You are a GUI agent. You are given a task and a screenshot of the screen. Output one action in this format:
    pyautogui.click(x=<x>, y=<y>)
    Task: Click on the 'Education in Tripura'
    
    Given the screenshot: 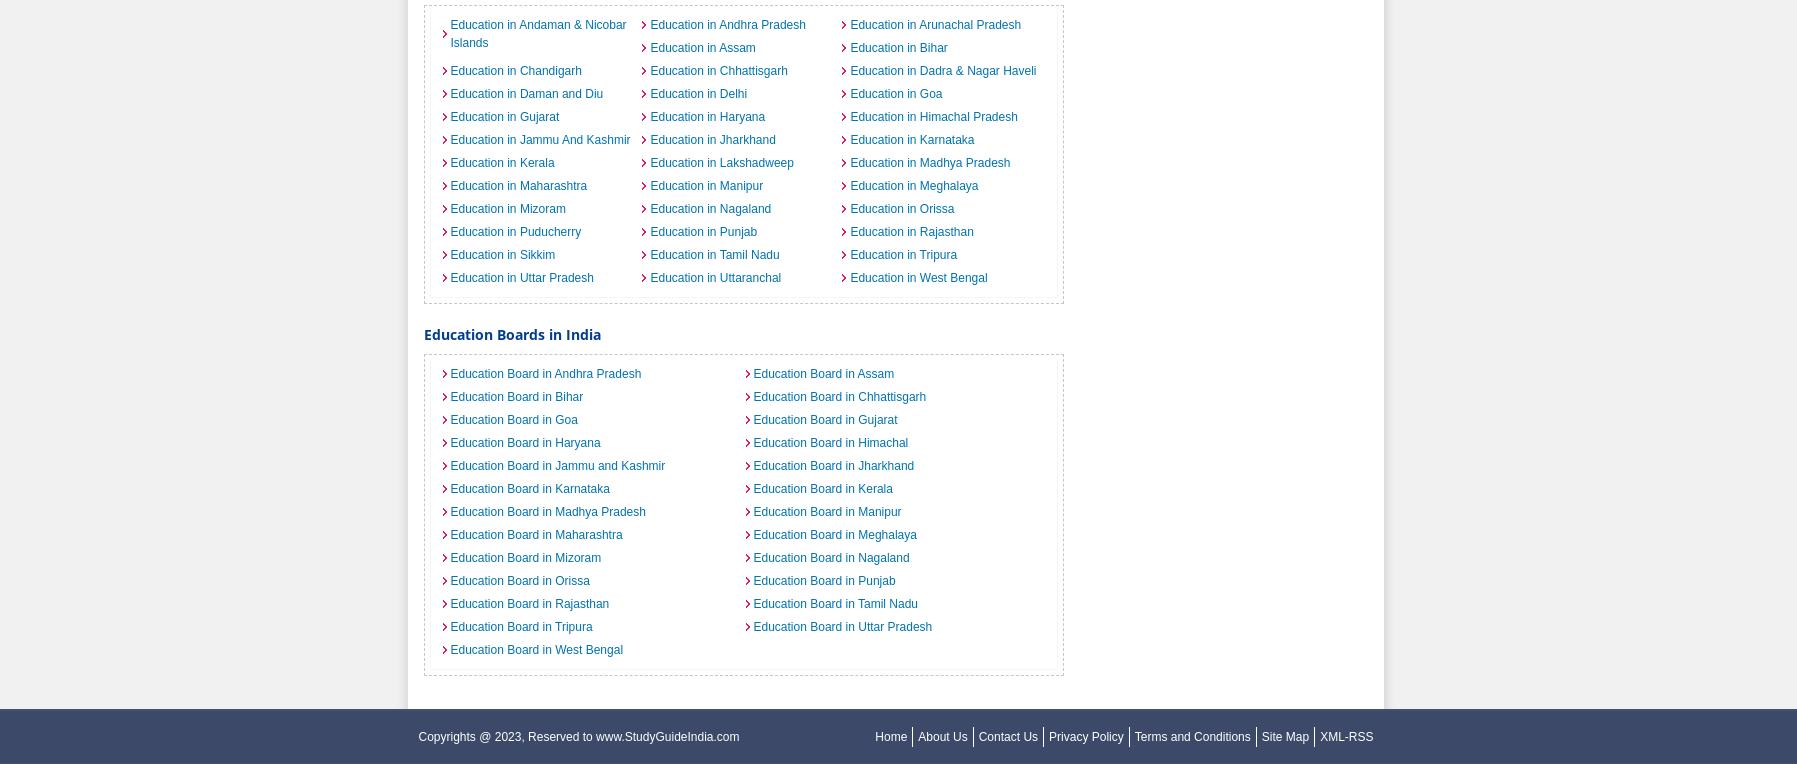 What is the action you would take?
    pyautogui.click(x=903, y=255)
    